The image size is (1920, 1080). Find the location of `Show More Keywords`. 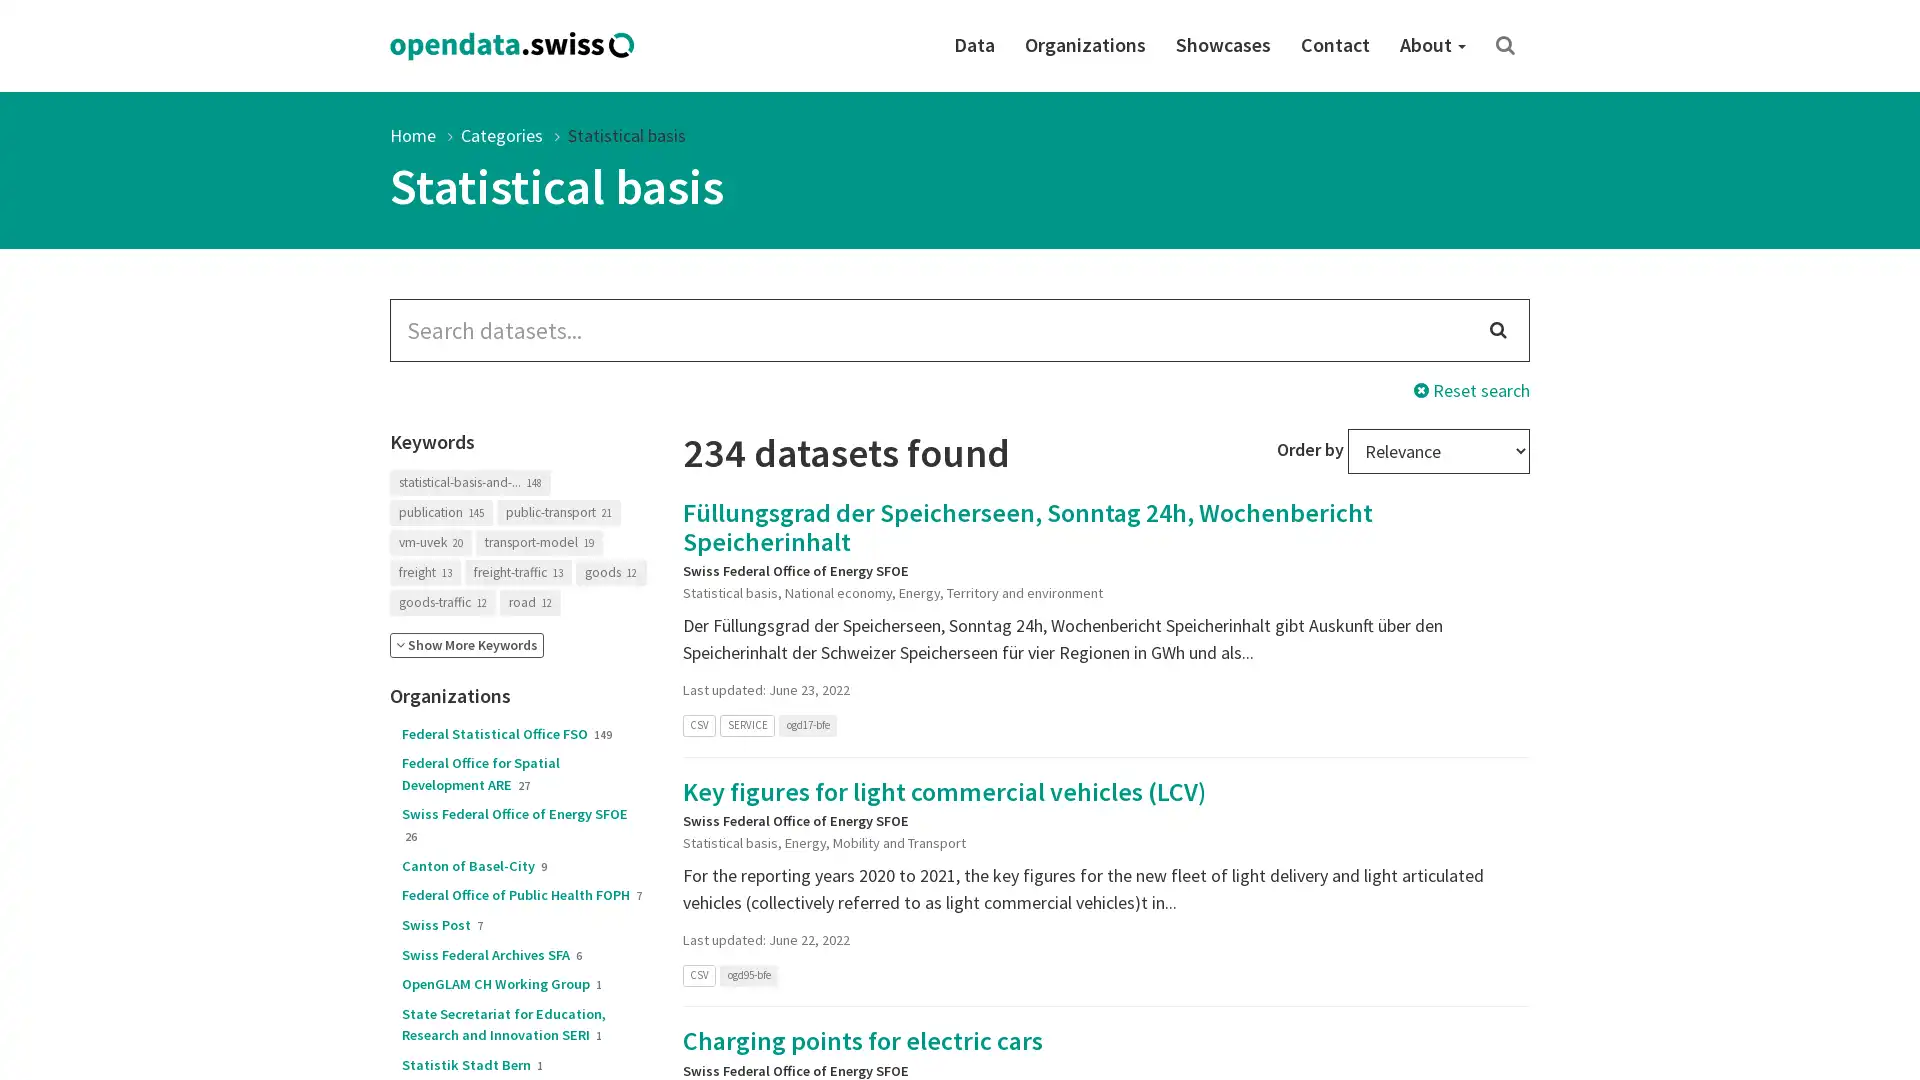

Show More Keywords is located at coordinates (465, 645).